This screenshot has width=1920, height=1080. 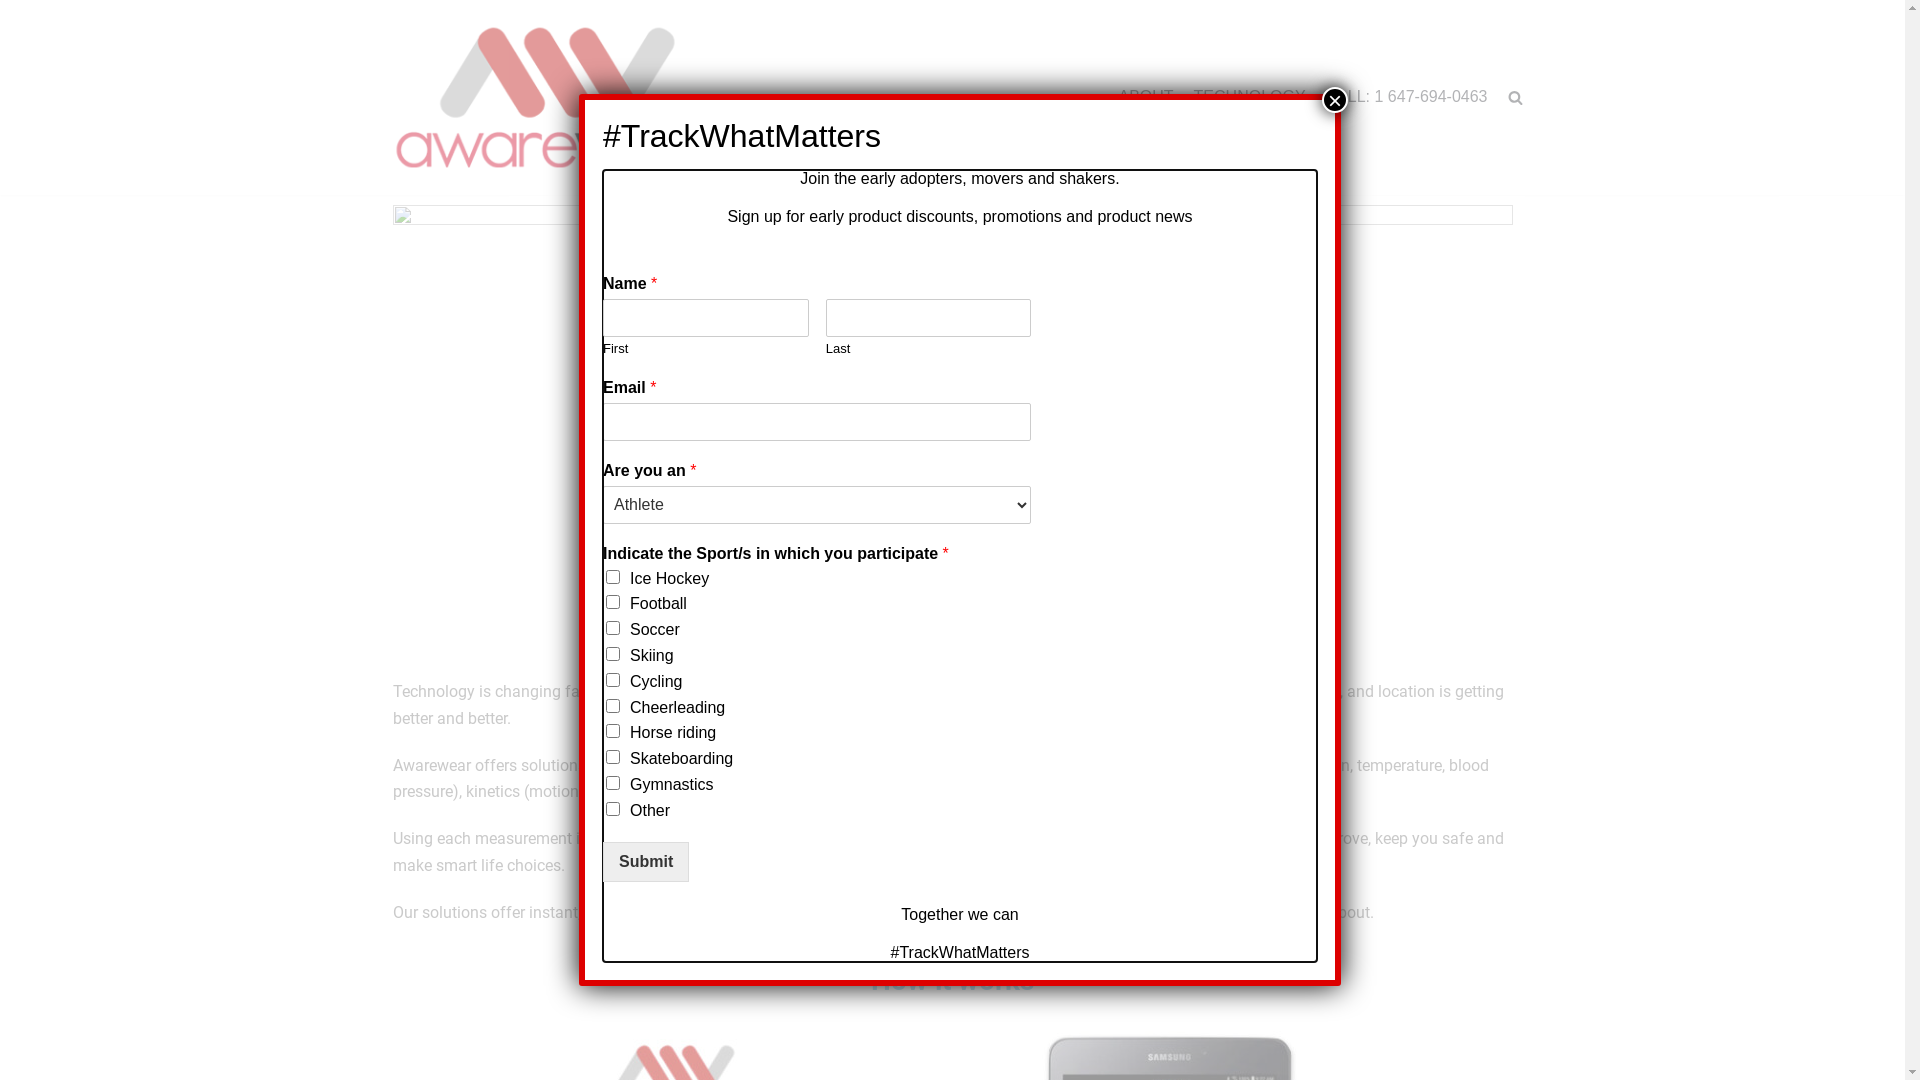 I want to click on 'ABOUT', so click(x=1145, y=97).